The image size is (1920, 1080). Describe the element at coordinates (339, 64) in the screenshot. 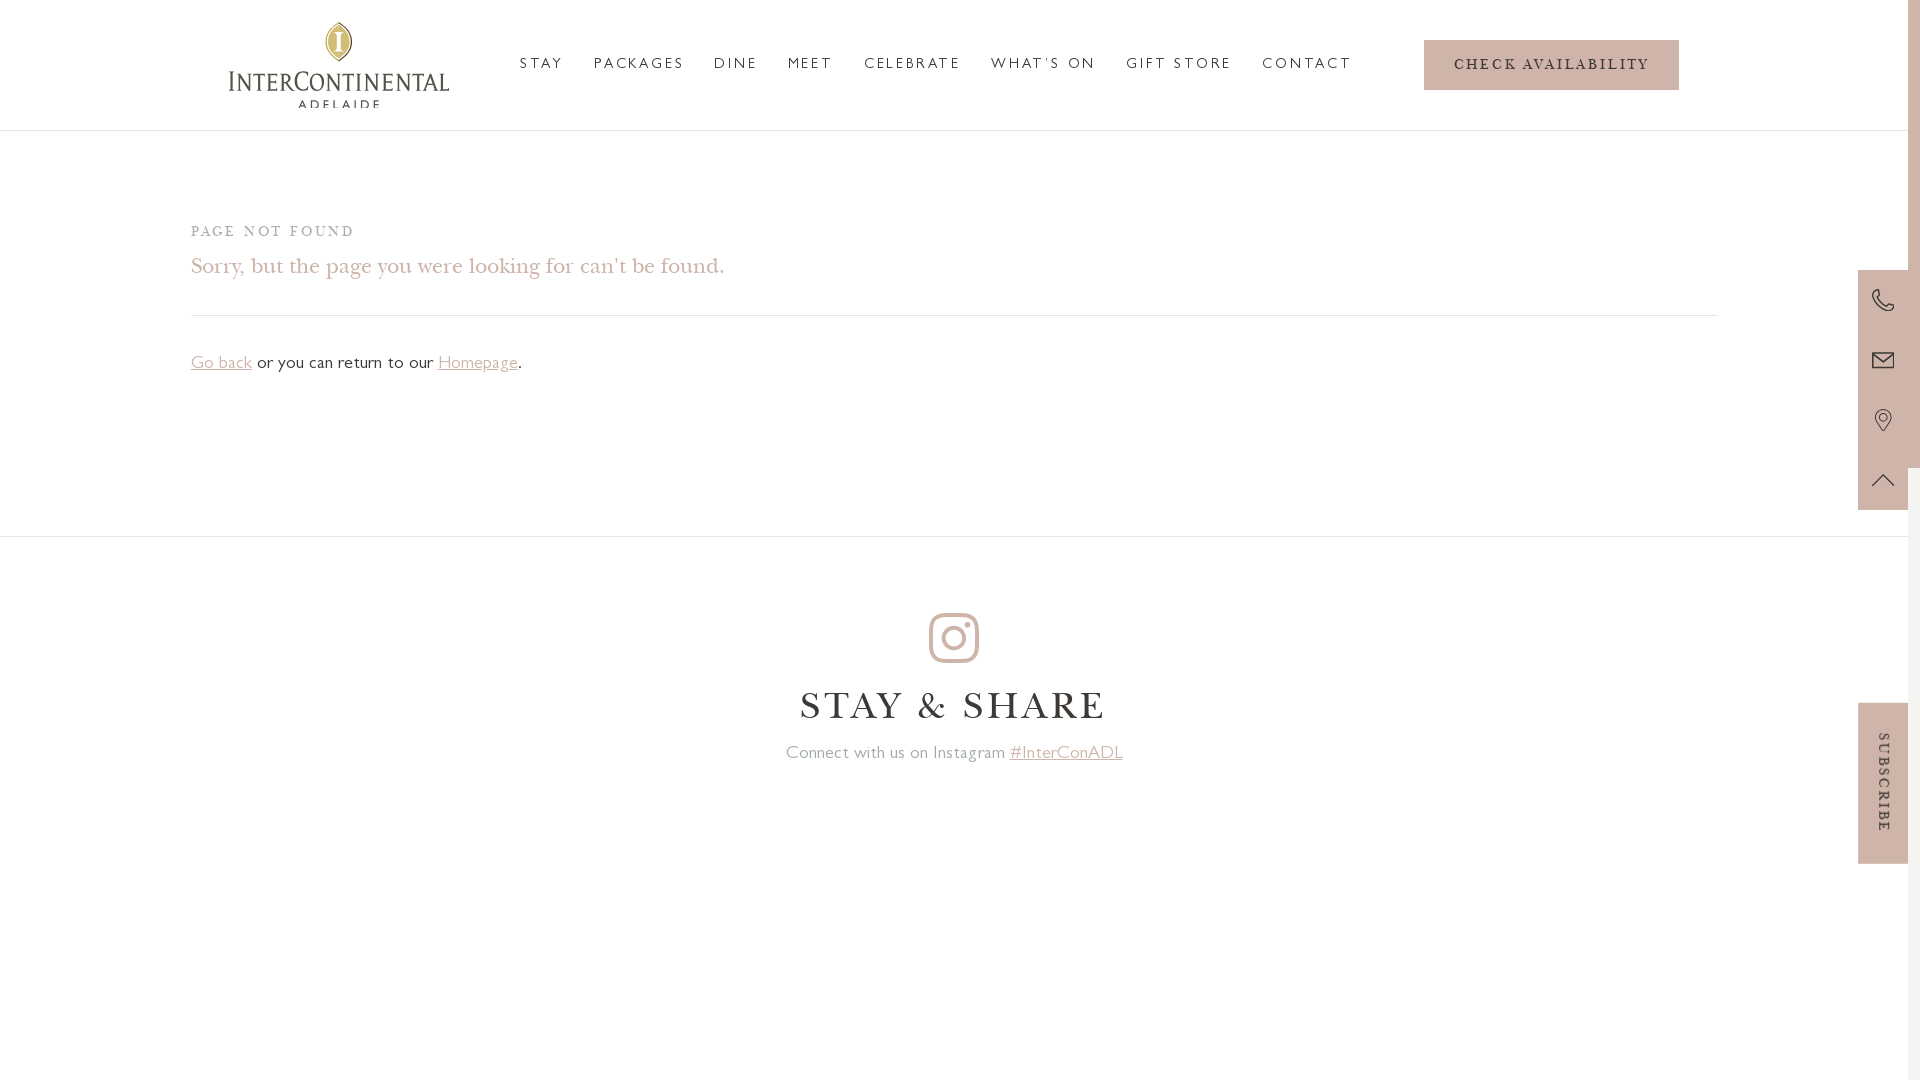

I see `'InterContinental Adelaide'` at that location.